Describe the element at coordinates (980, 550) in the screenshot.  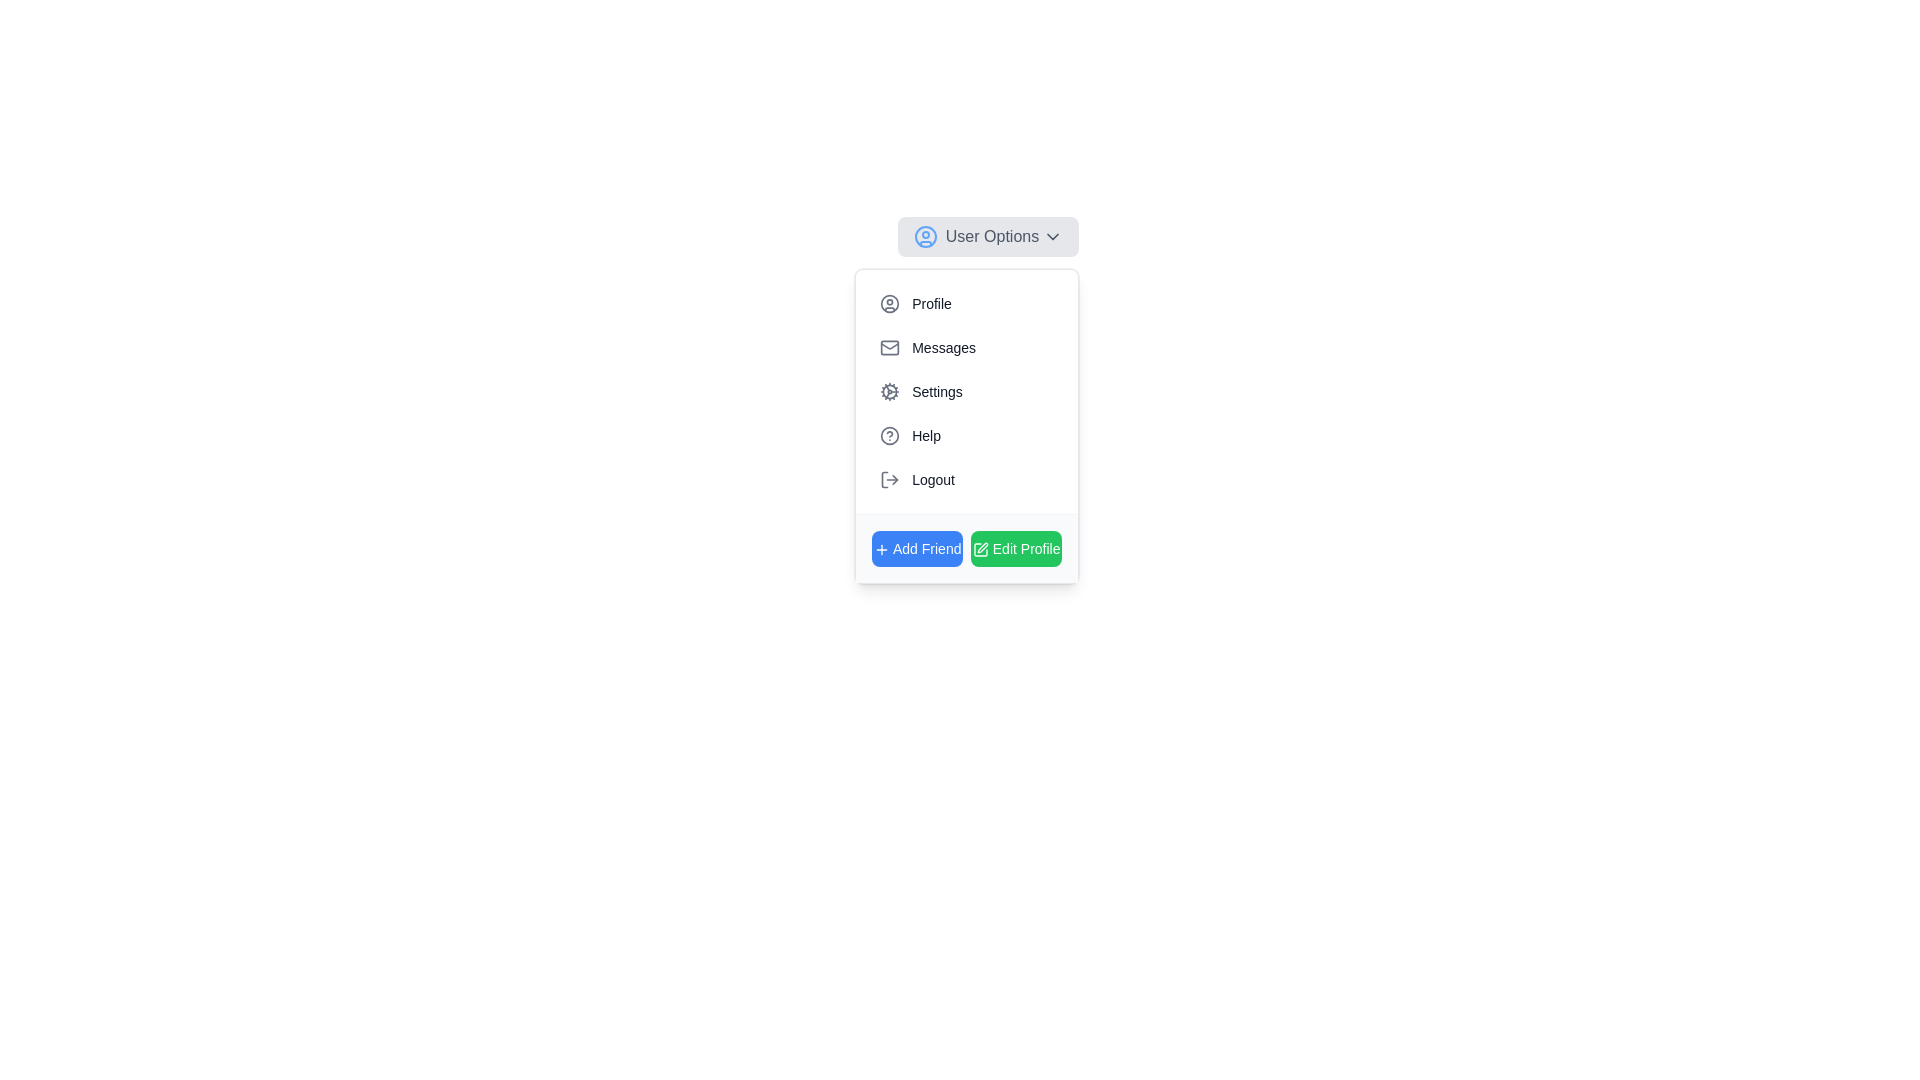
I see `the square icon with a pen inside, located within the 'Edit Profile' button with a green background` at that location.